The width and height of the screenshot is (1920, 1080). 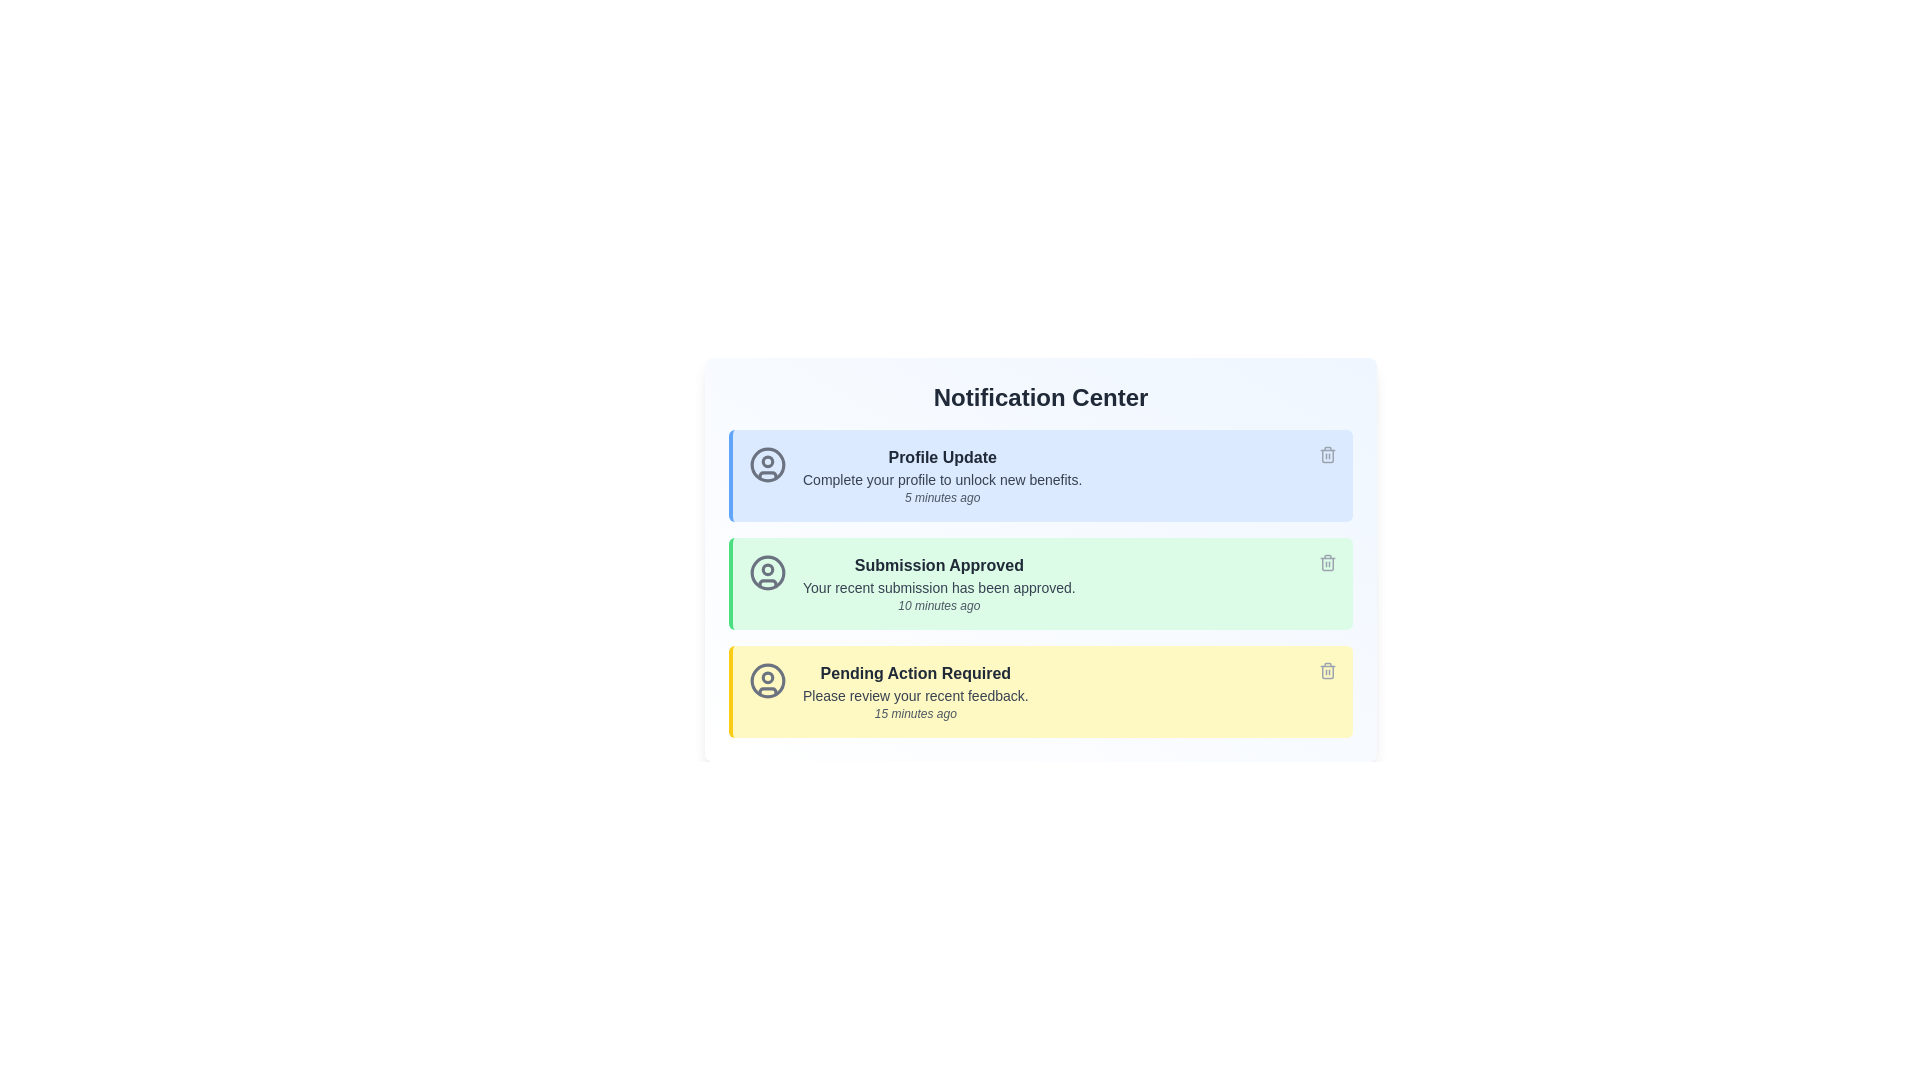 What do you see at coordinates (1040, 397) in the screenshot?
I see `the Heading element that serves as the title for the notification section, which is positioned directly above a list of notifications` at bounding box center [1040, 397].